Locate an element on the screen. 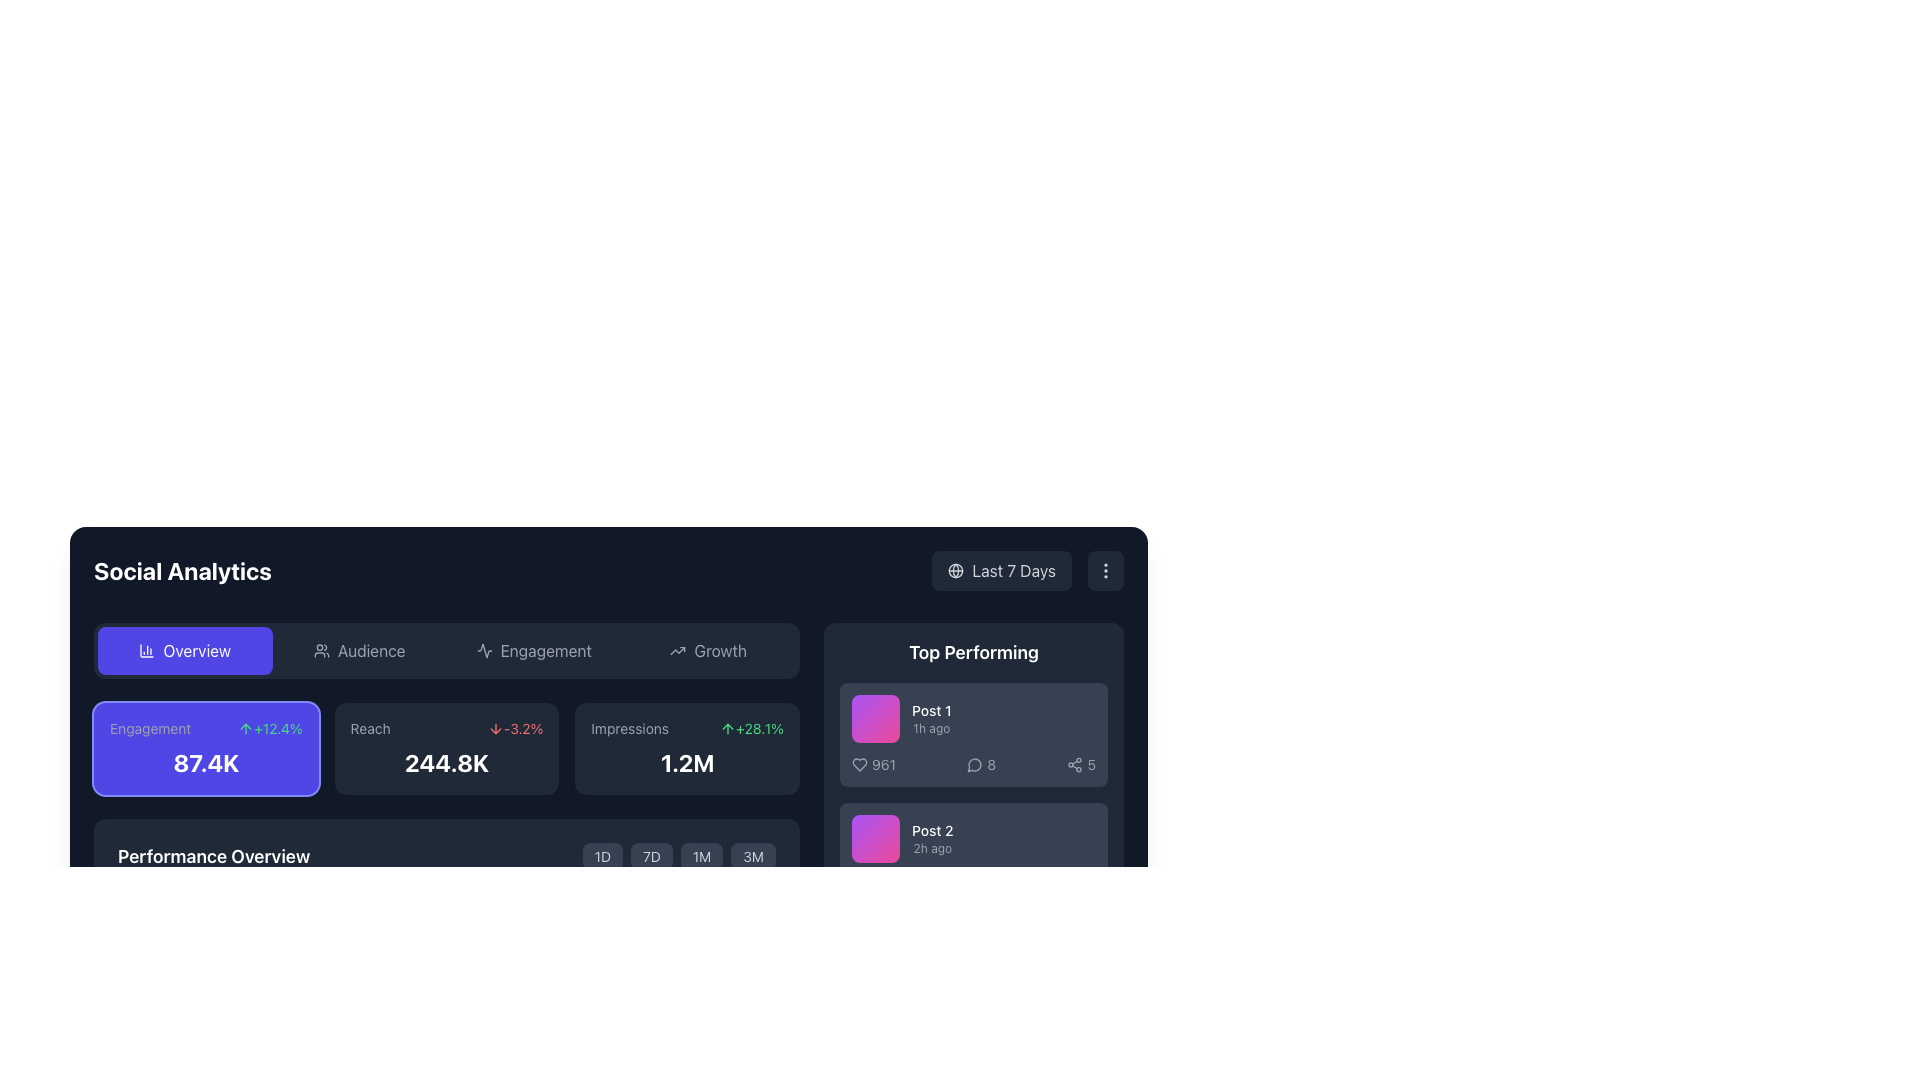  the 'like' or 'favorite' icon located to the left of the numeric text '961' in the 'Post 1' section of the 'Top Performing' widget is located at coordinates (859, 764).